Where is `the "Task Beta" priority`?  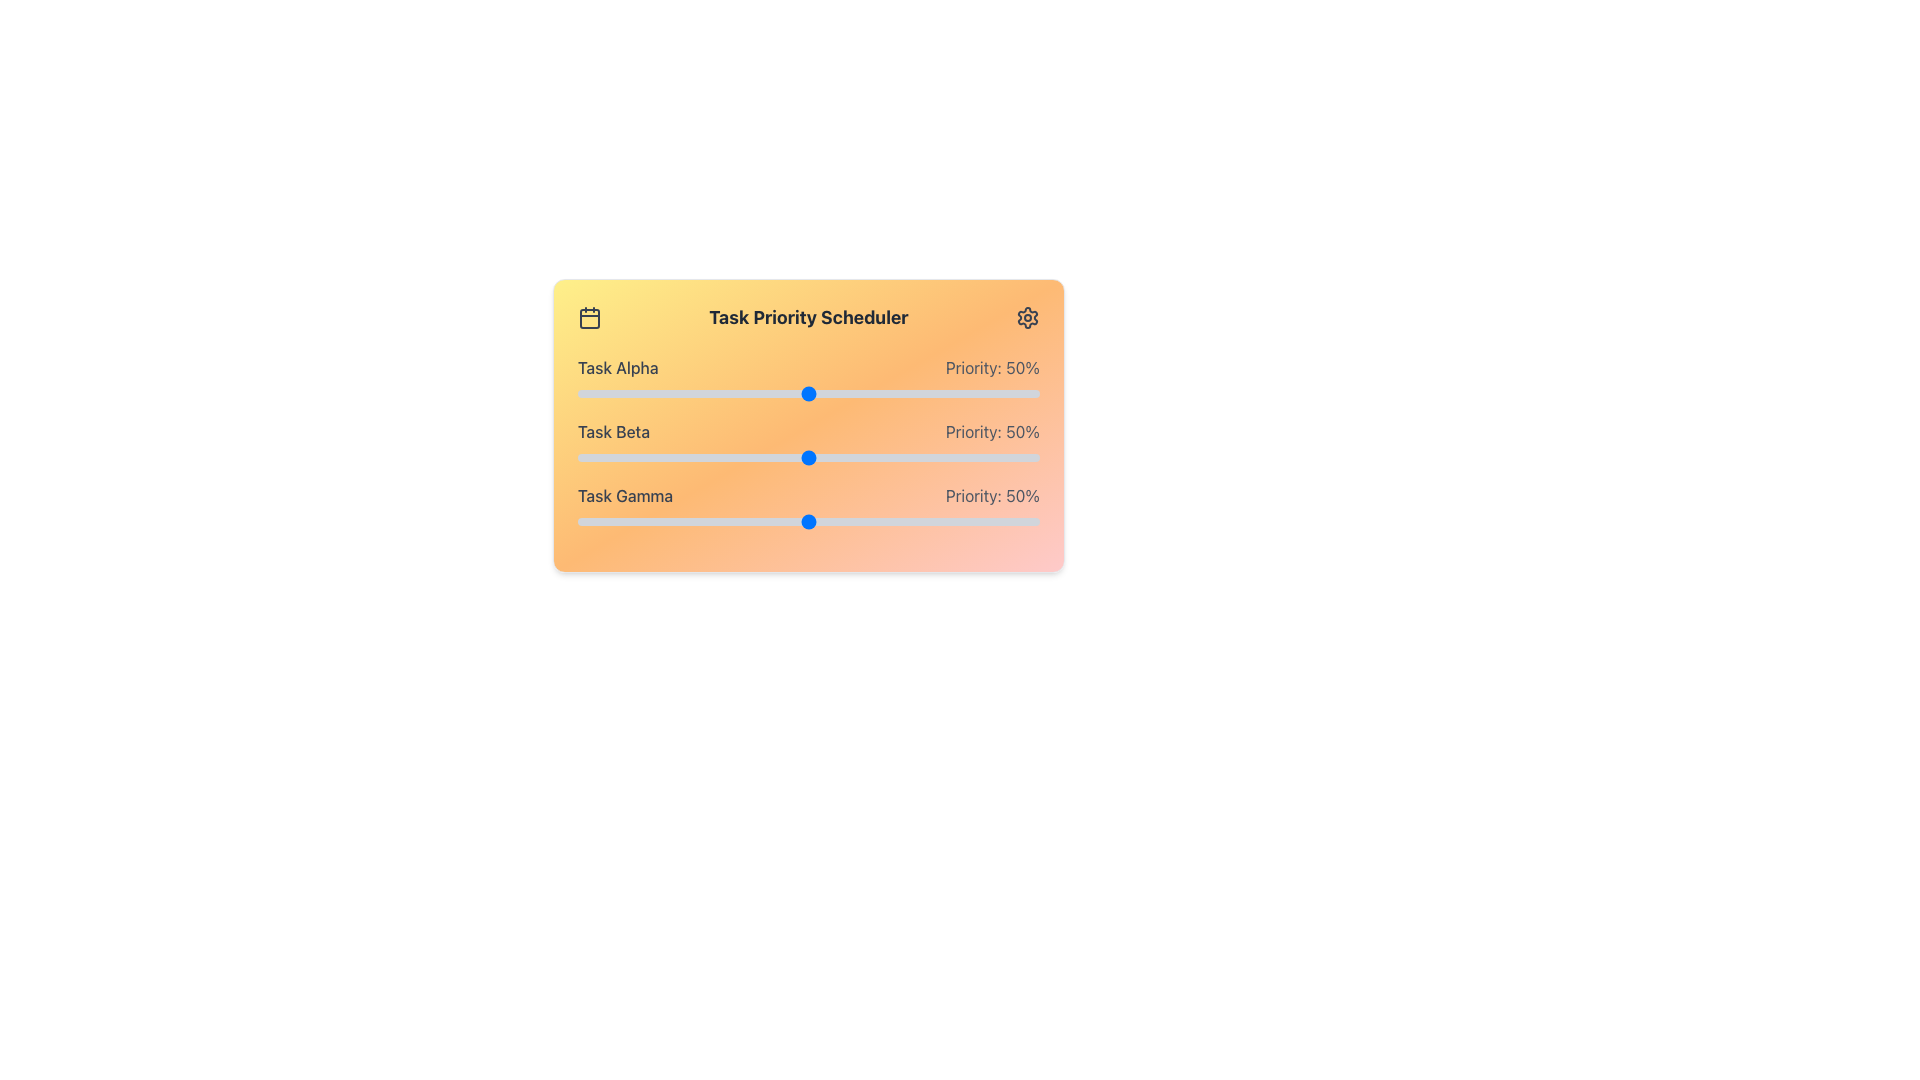
the "Task Beta" priority is located at coordinates (1007, 458).